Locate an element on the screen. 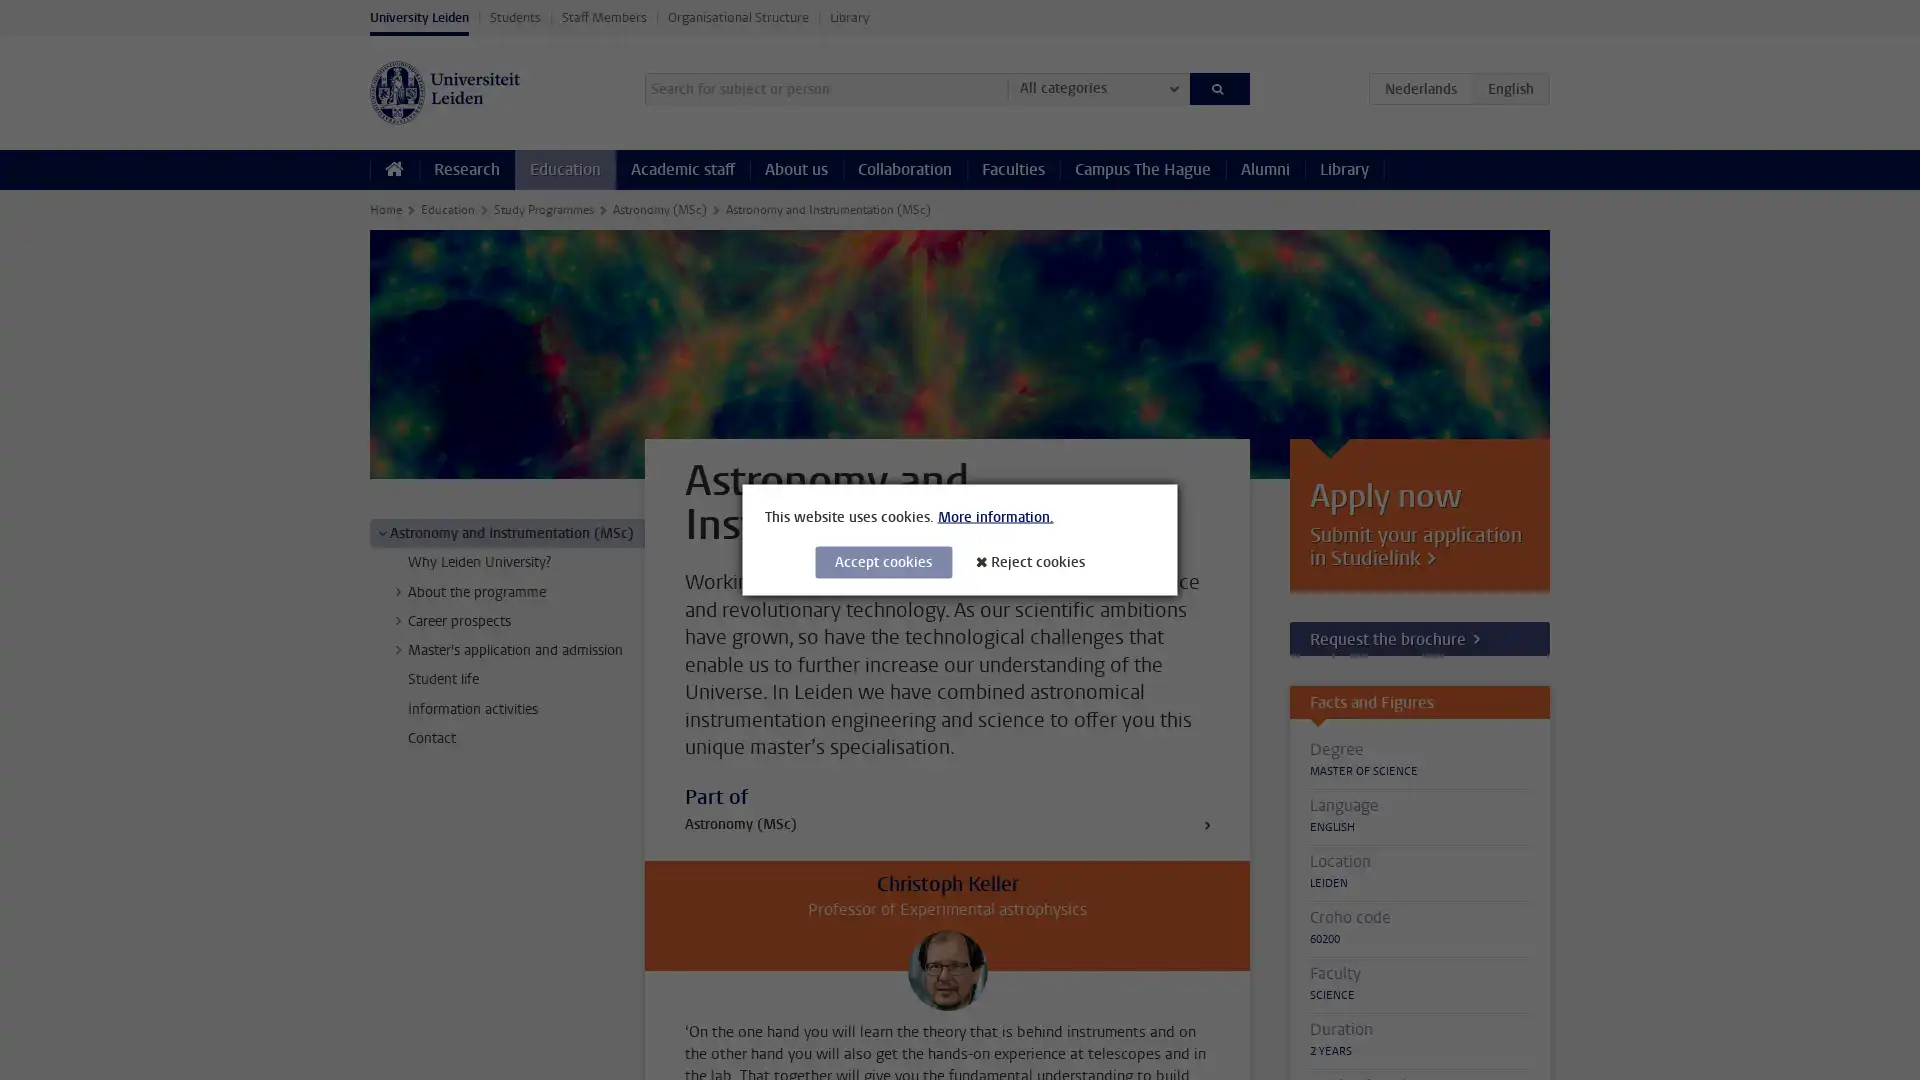  > is located at coordinates (382, 531).